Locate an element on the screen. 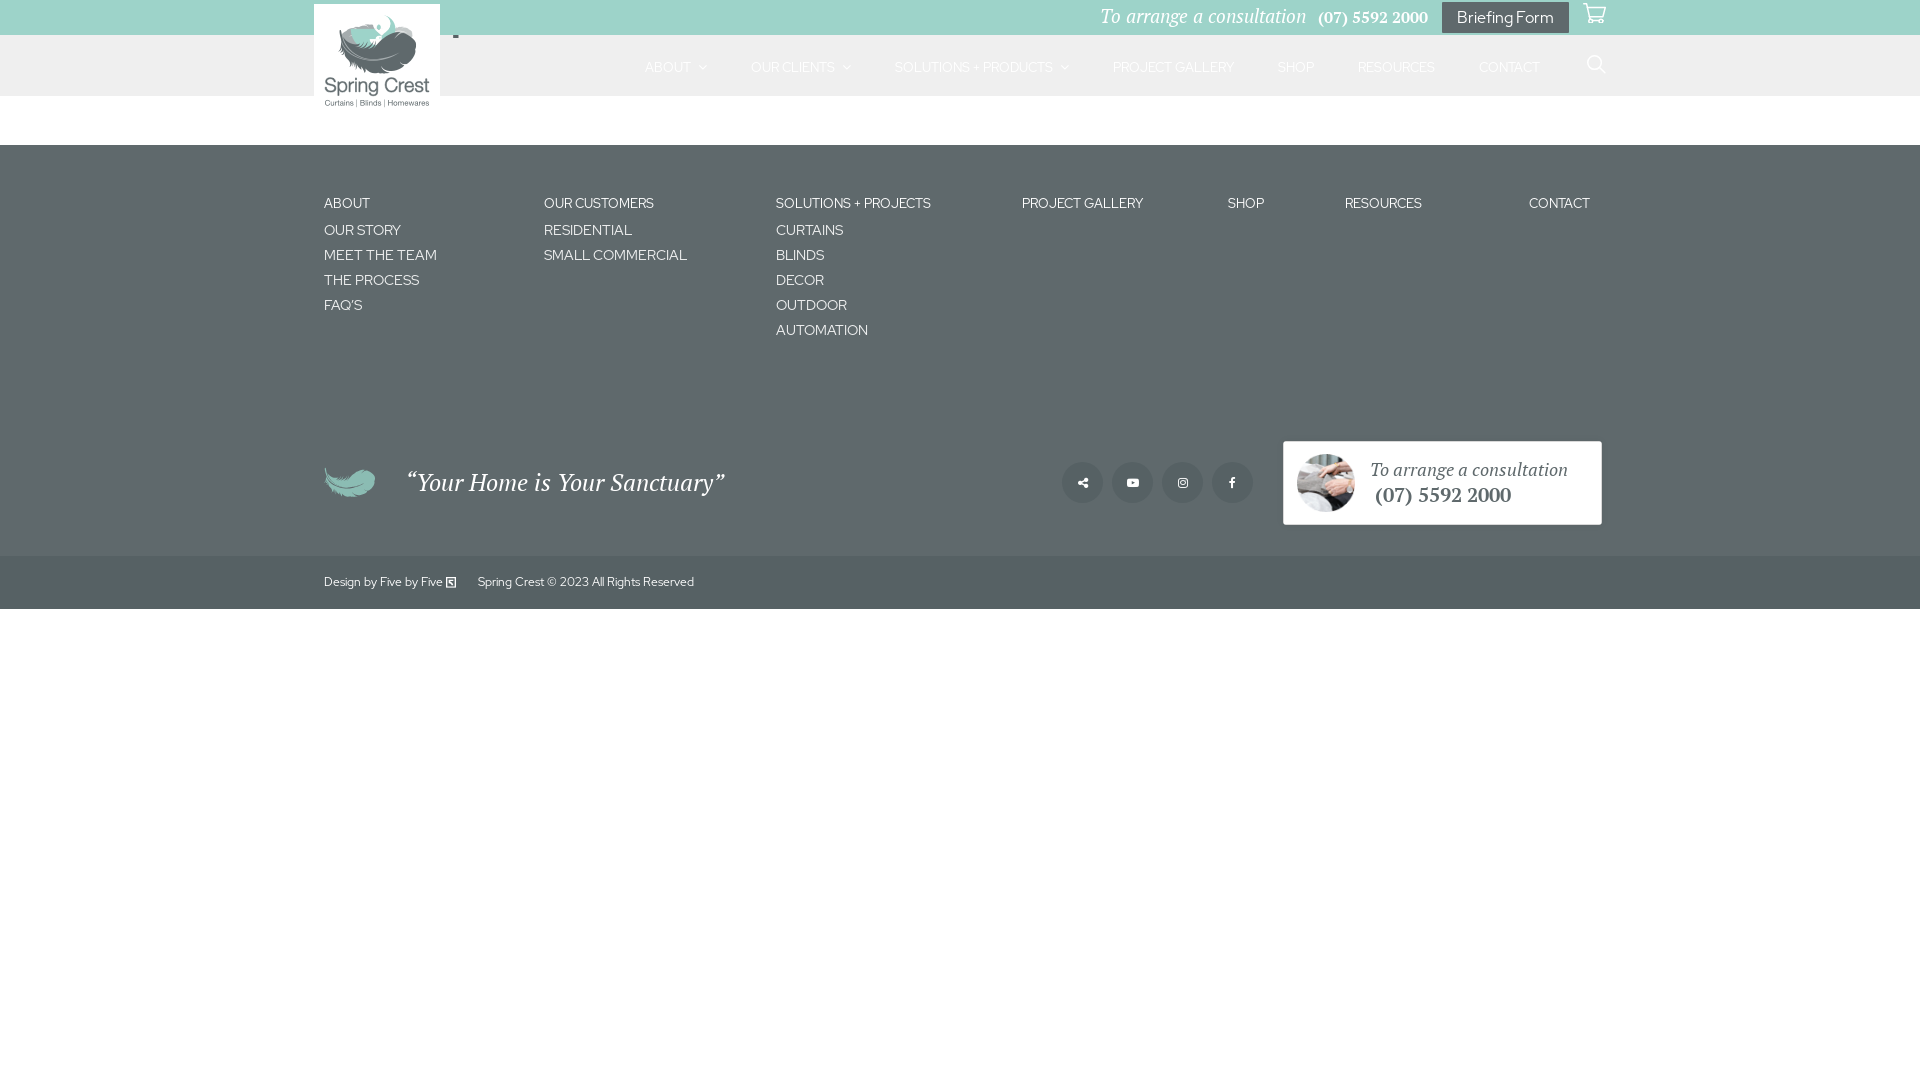 The height and width of the screenshot is (1080, 1920). 'BLINDS' is located at coordinates (887, 254).